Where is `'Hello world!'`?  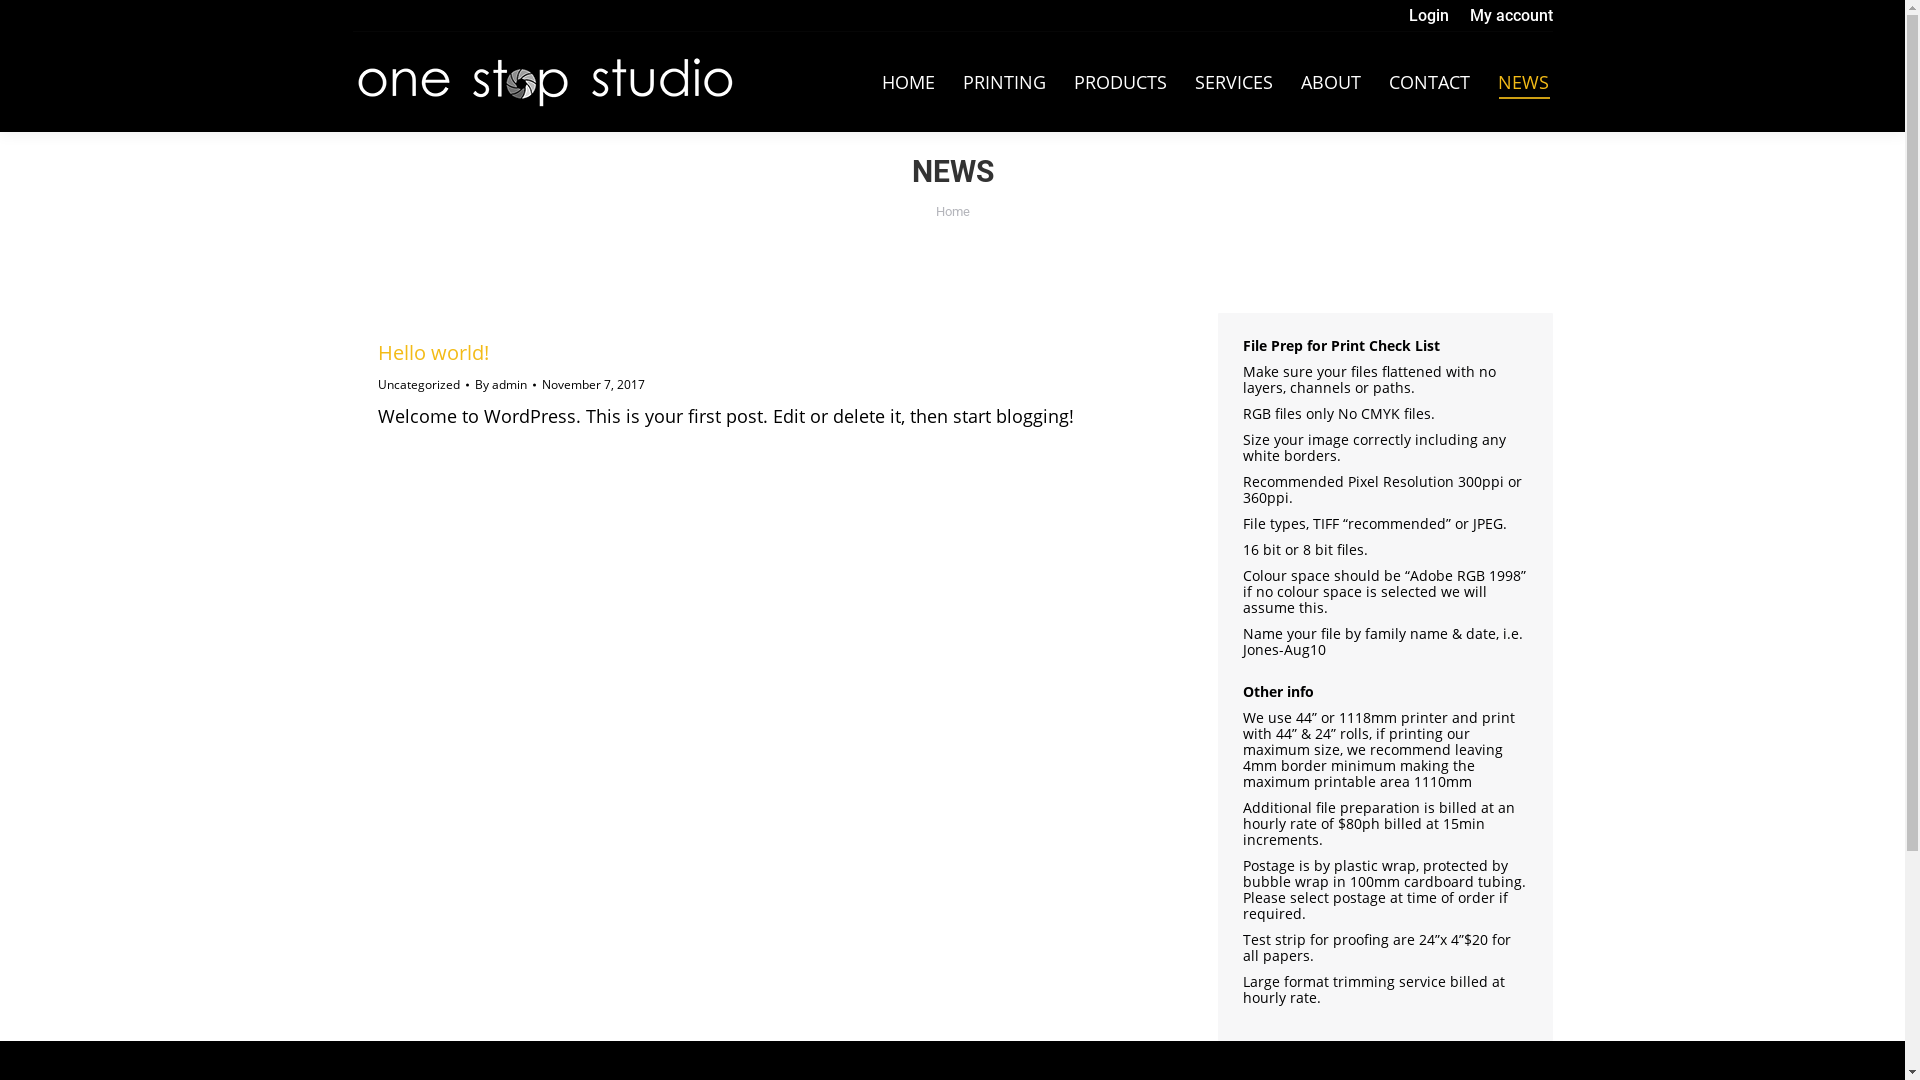 'Hello world!' is located at coordinates (378, 351).